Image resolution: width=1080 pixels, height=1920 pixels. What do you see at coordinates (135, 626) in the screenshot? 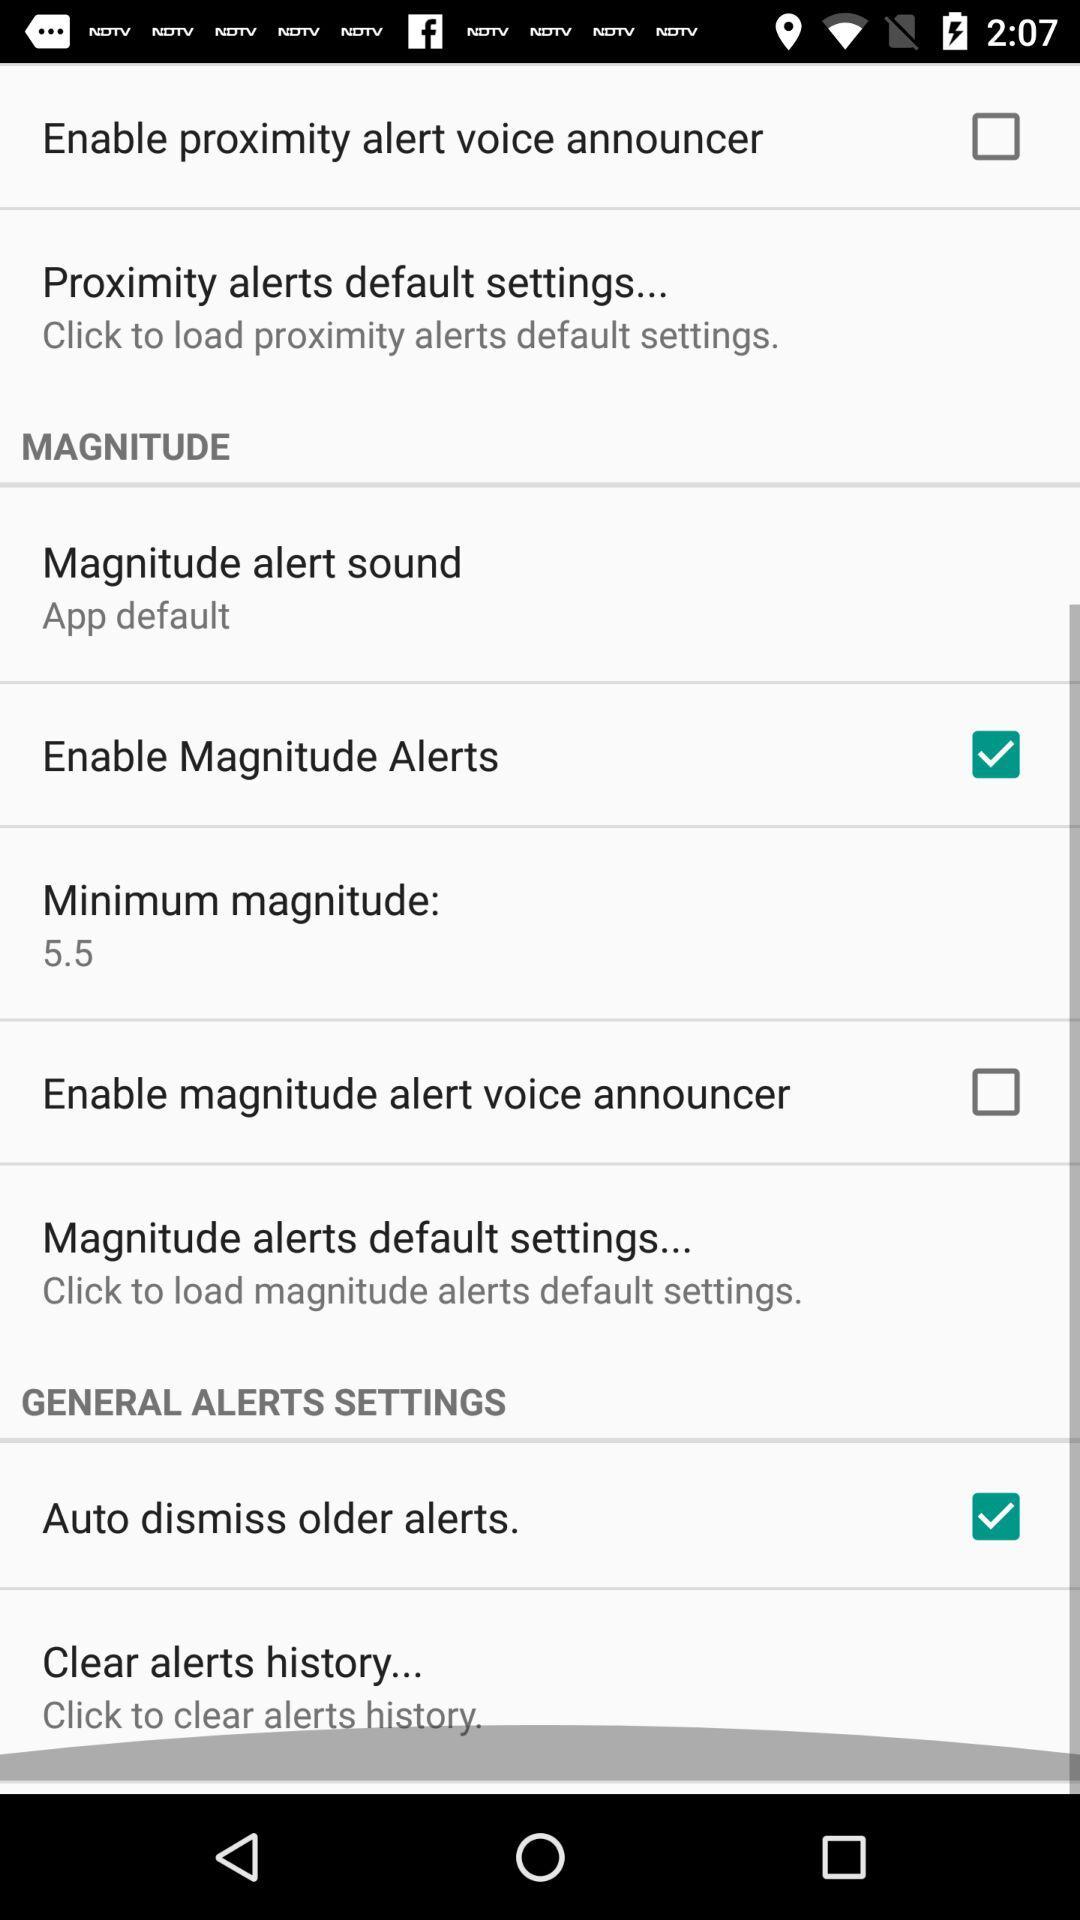
I see `app below the magnitude alert sound item` at bounding box center [135, 626].